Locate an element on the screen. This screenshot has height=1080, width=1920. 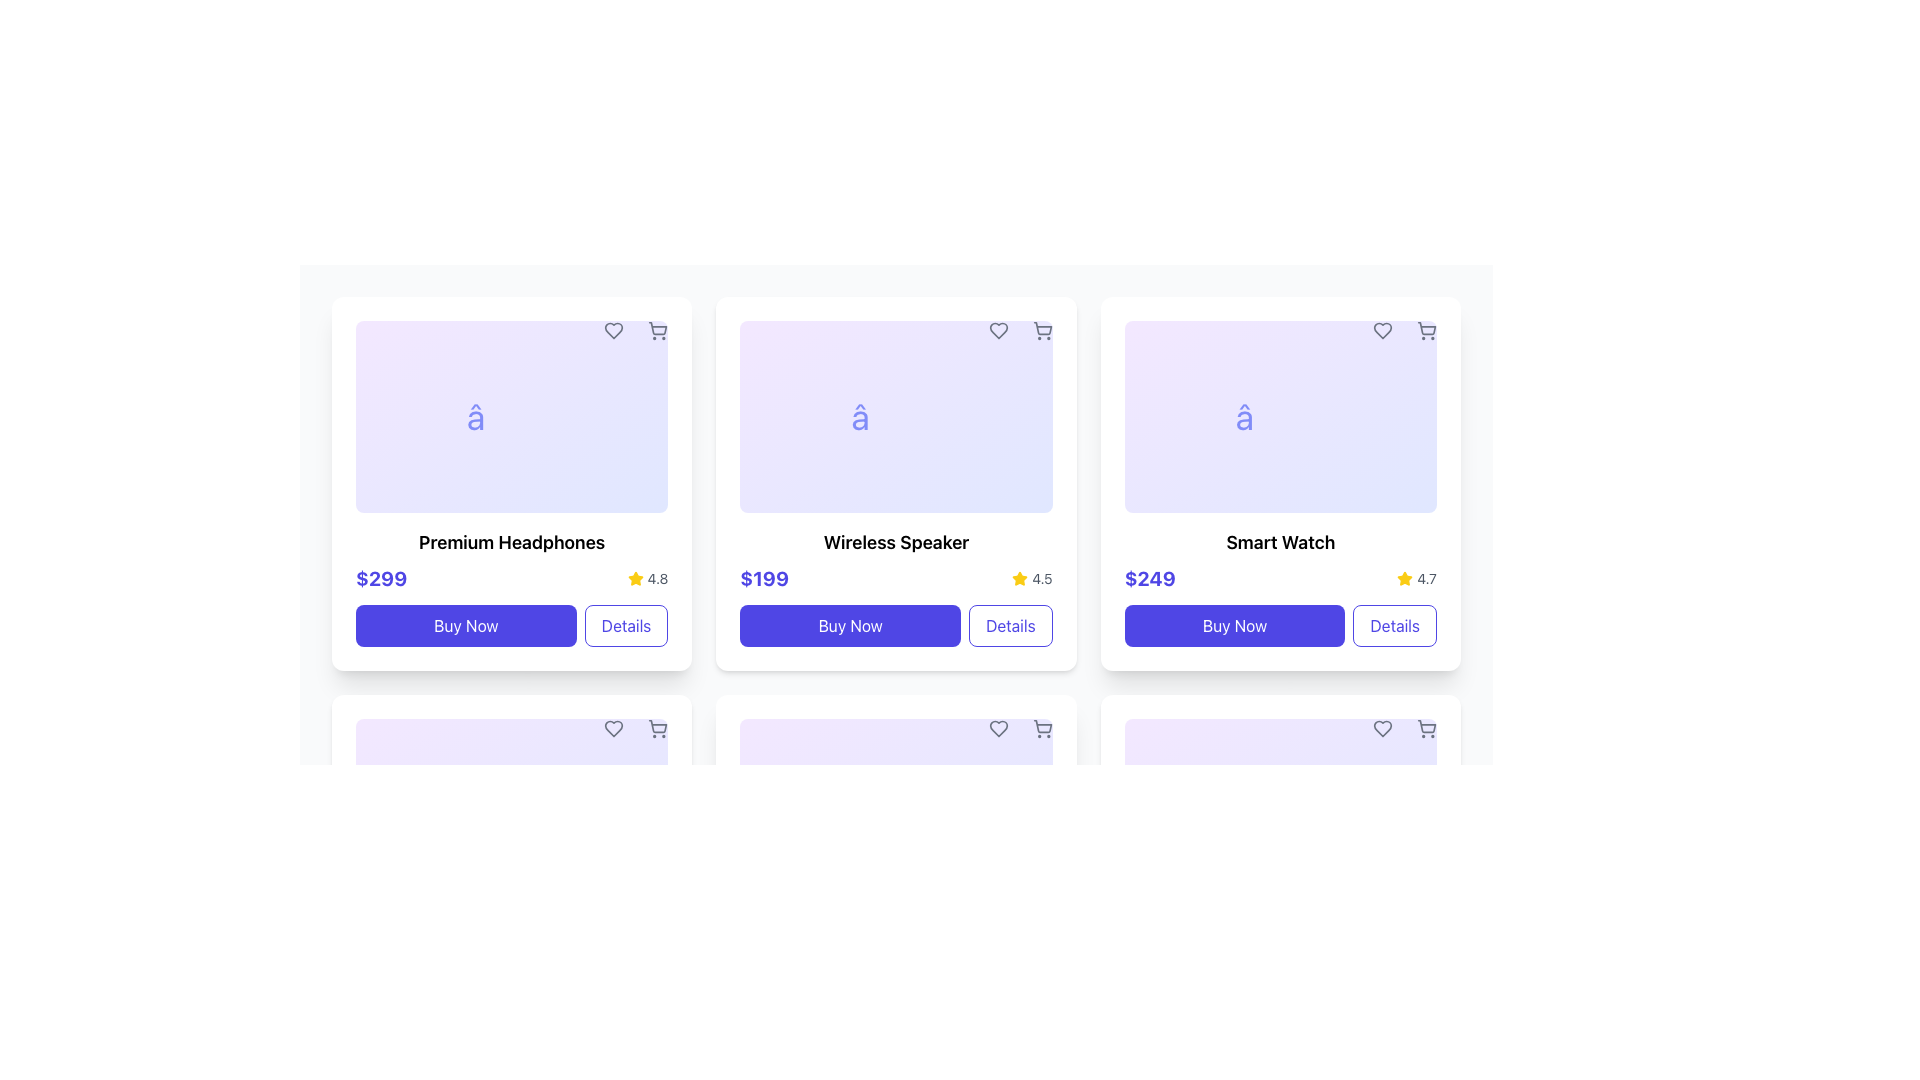
the icon-based button in the top-right corner of the middle product card is located at coordinates (657, 330).